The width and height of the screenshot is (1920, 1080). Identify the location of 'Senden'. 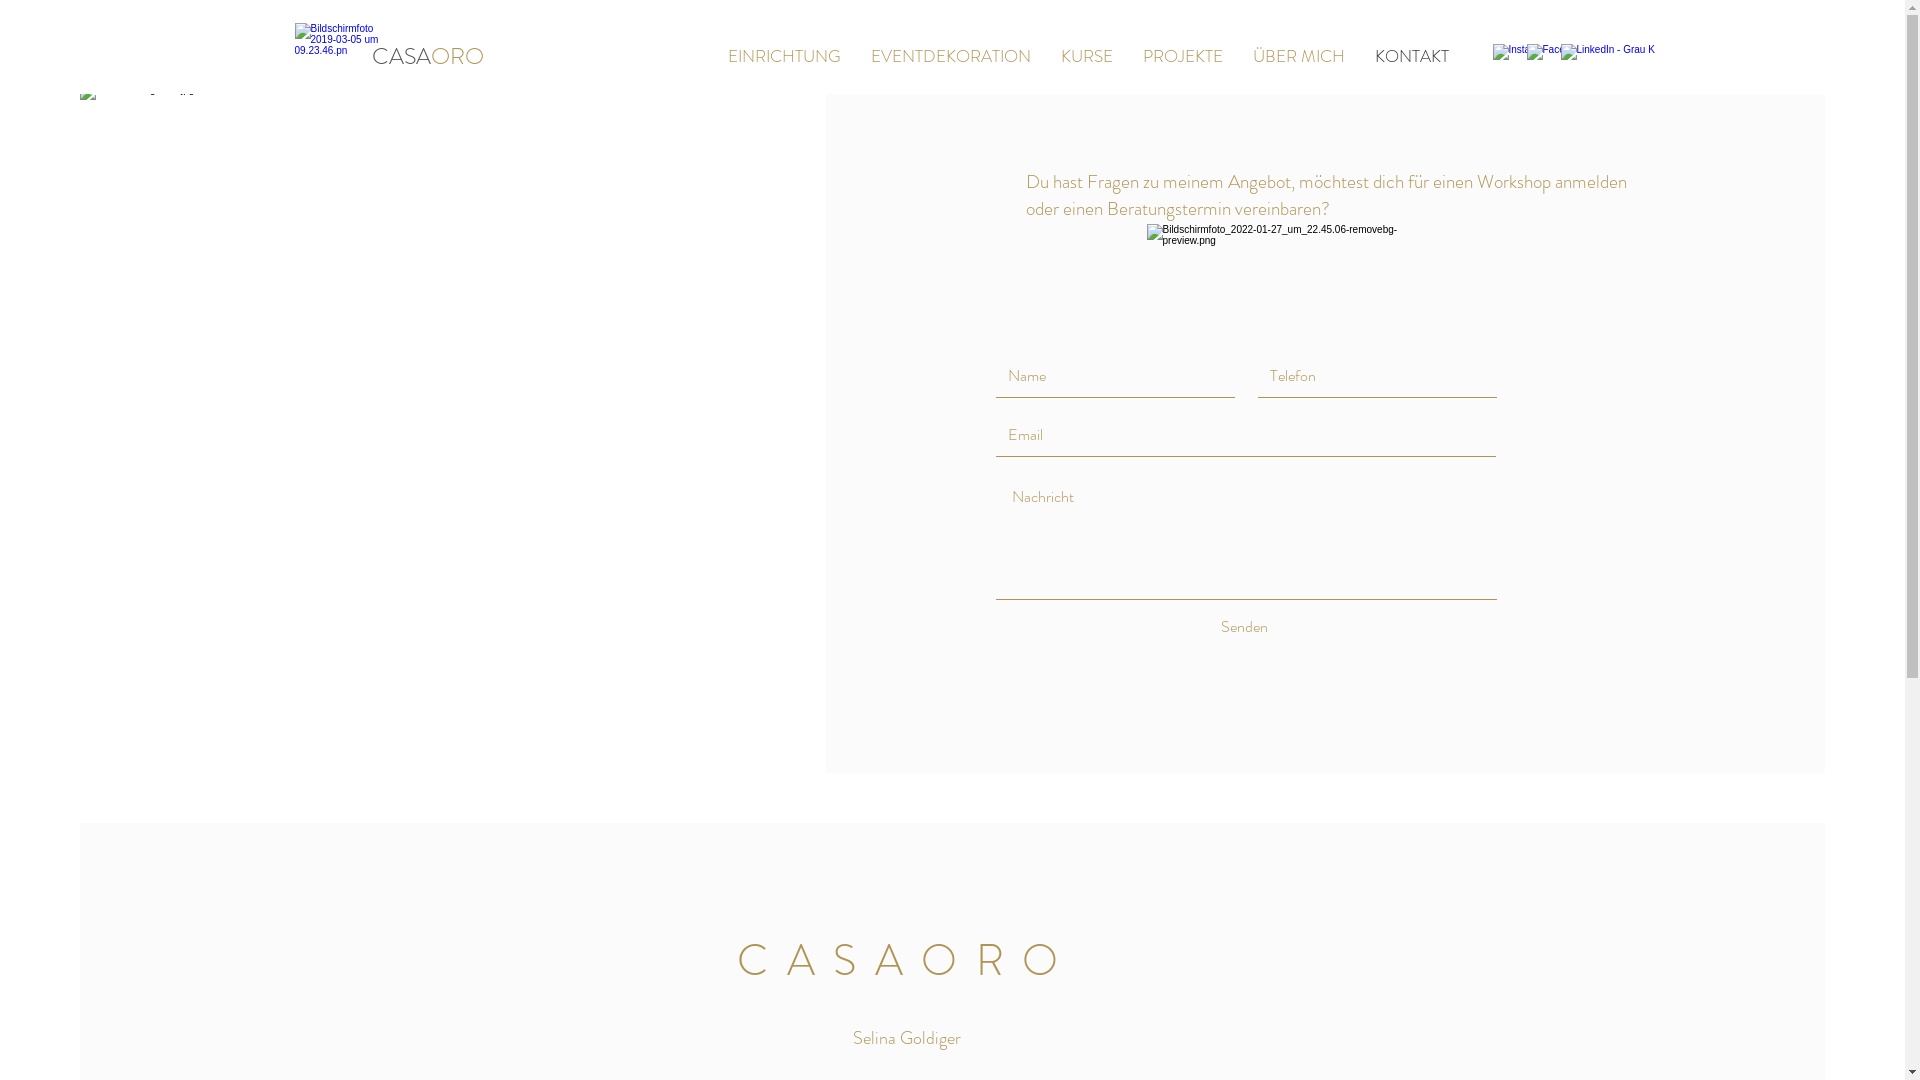
(1180, 626).